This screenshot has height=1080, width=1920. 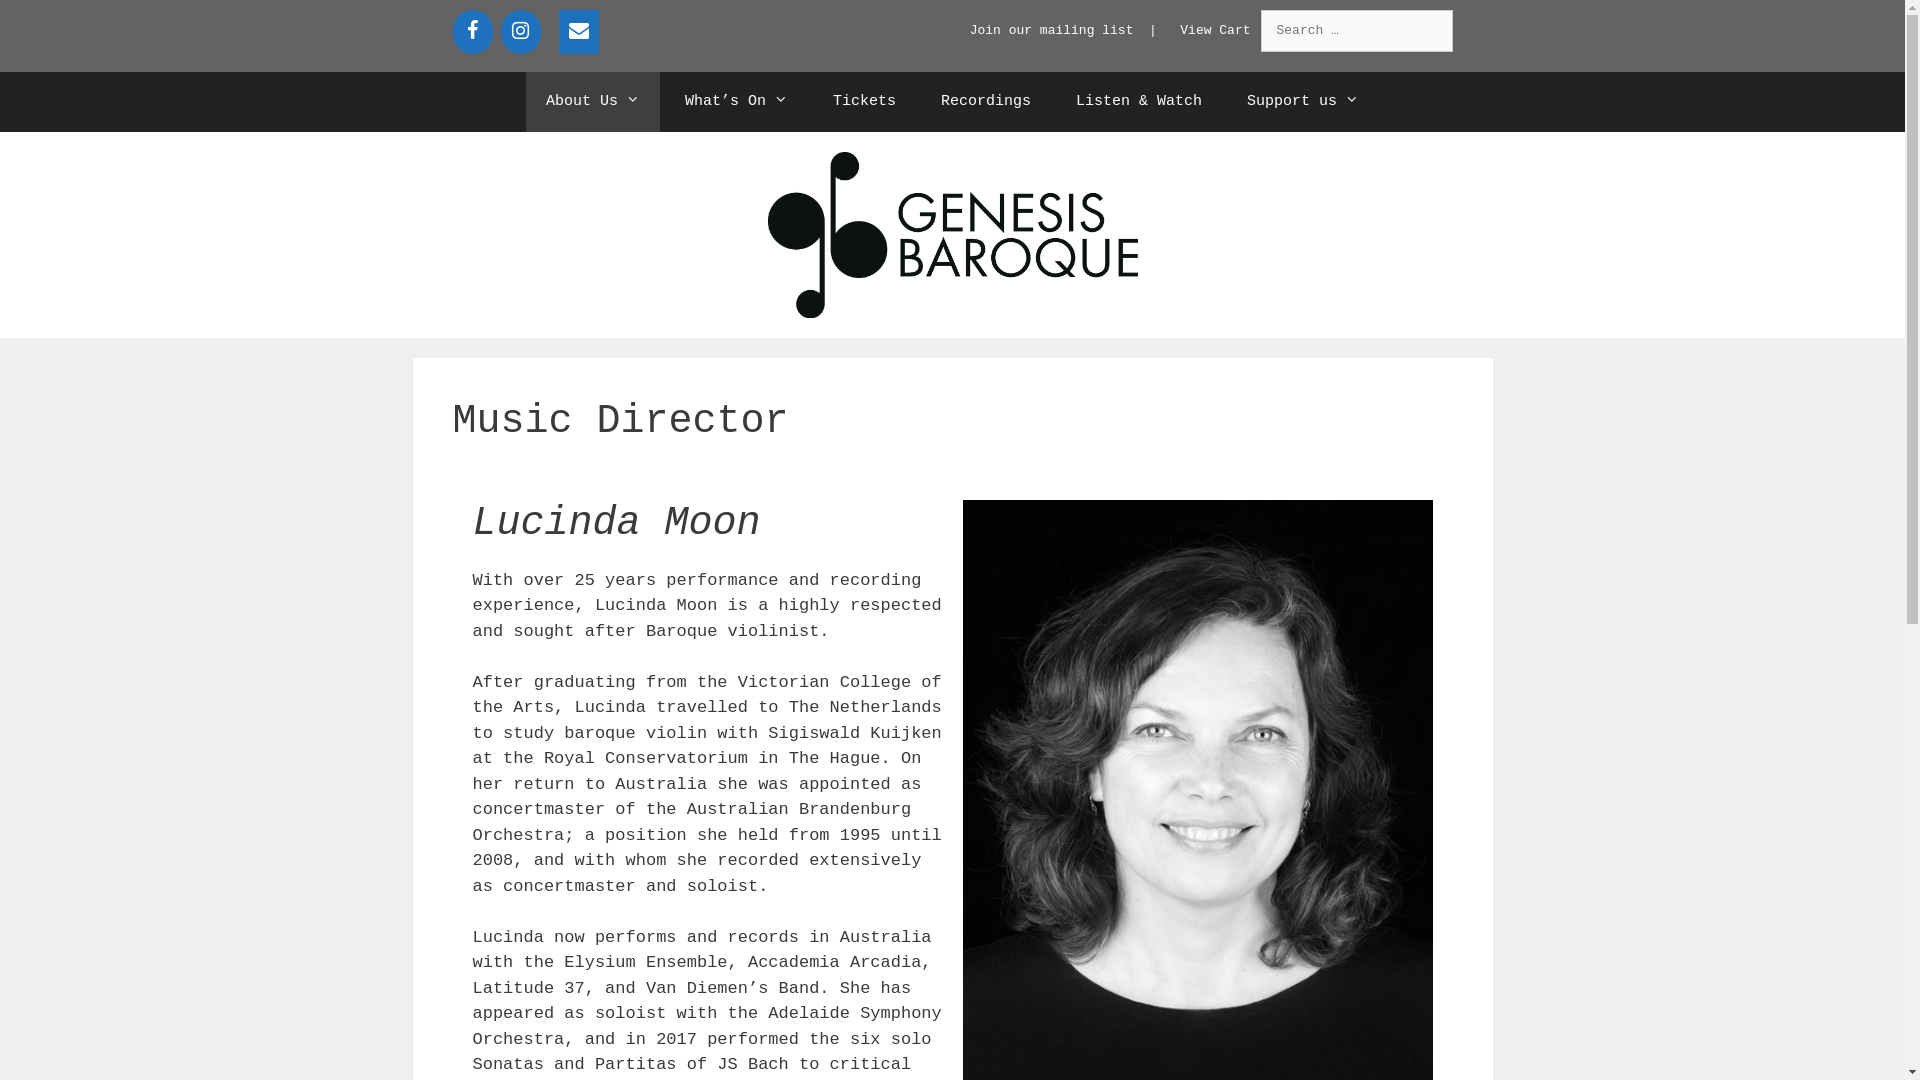 I want to click on 'Facebook', so click(x=470, y=31).